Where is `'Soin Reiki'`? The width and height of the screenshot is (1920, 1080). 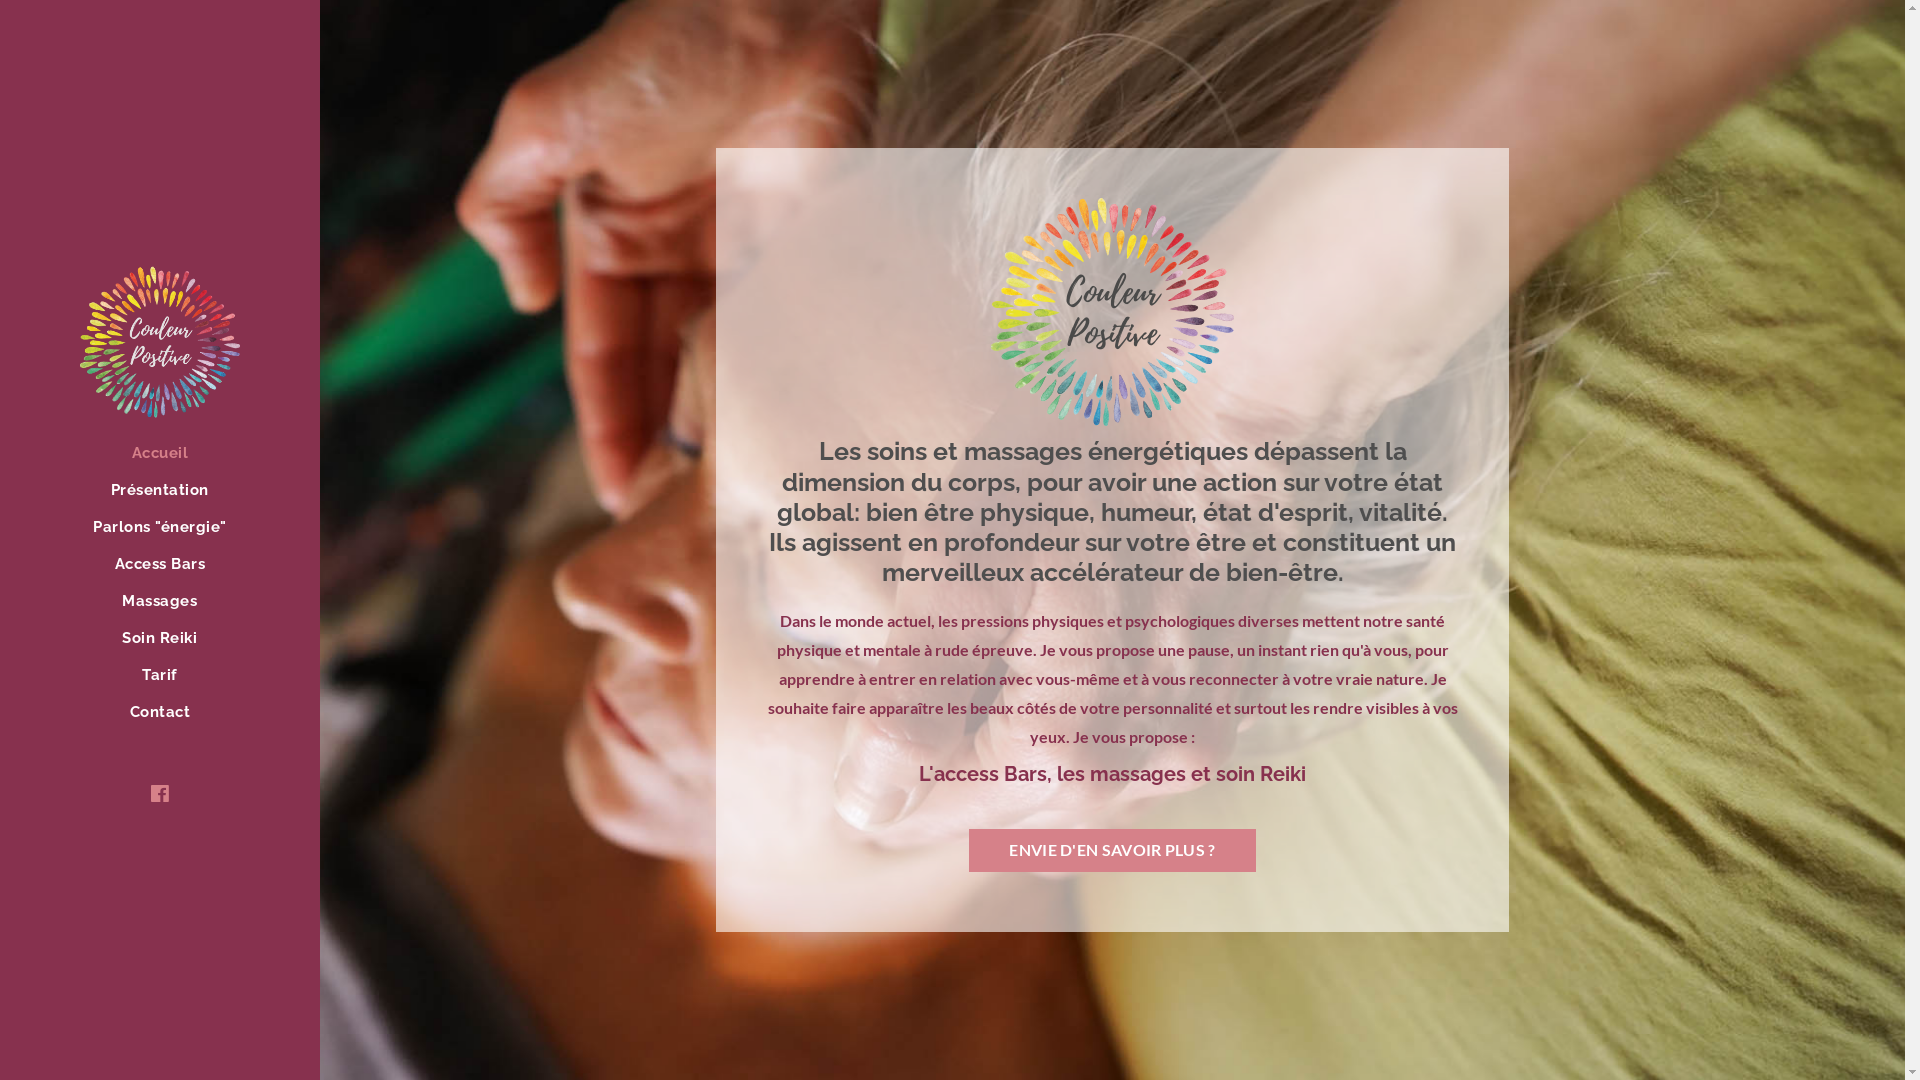
'Soin Reiki' is located at coordinates (158, 640).